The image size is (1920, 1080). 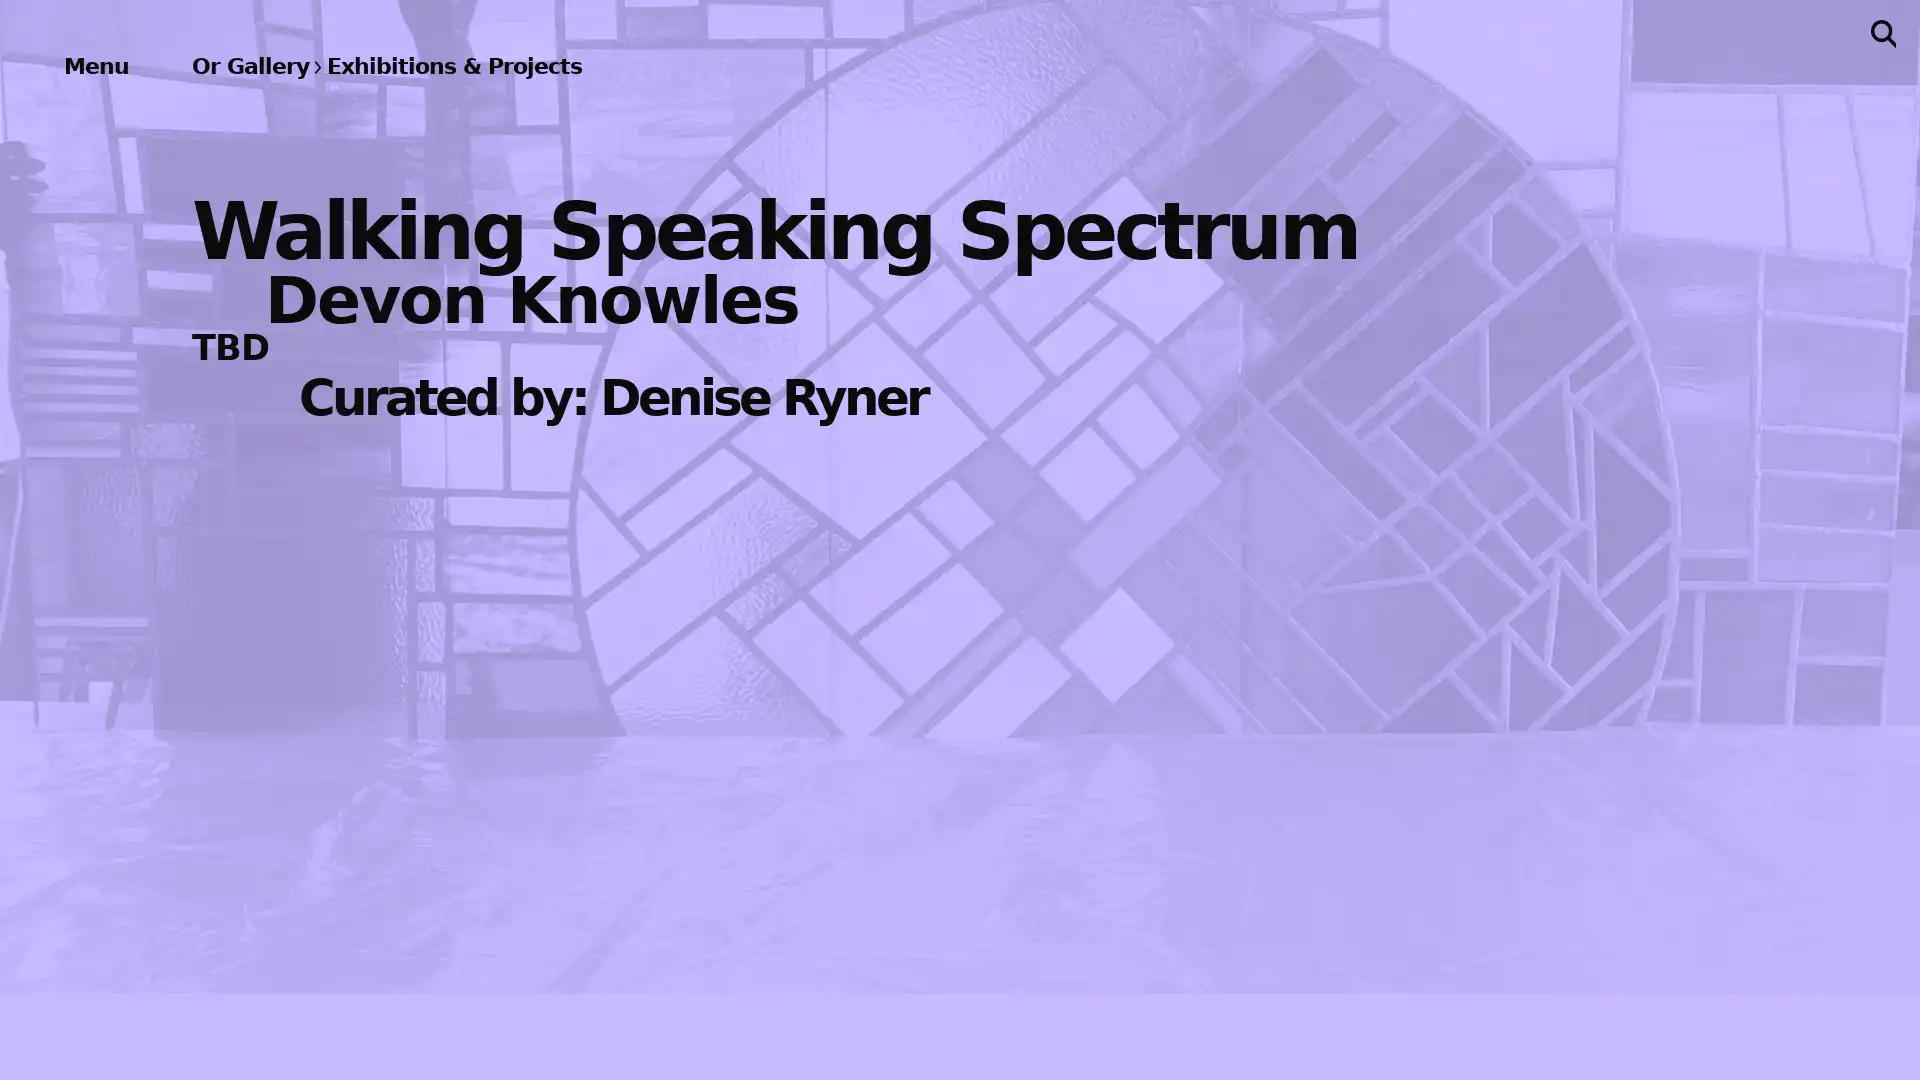 I want to click on Publications & Editions, so click(x=434, y=440).